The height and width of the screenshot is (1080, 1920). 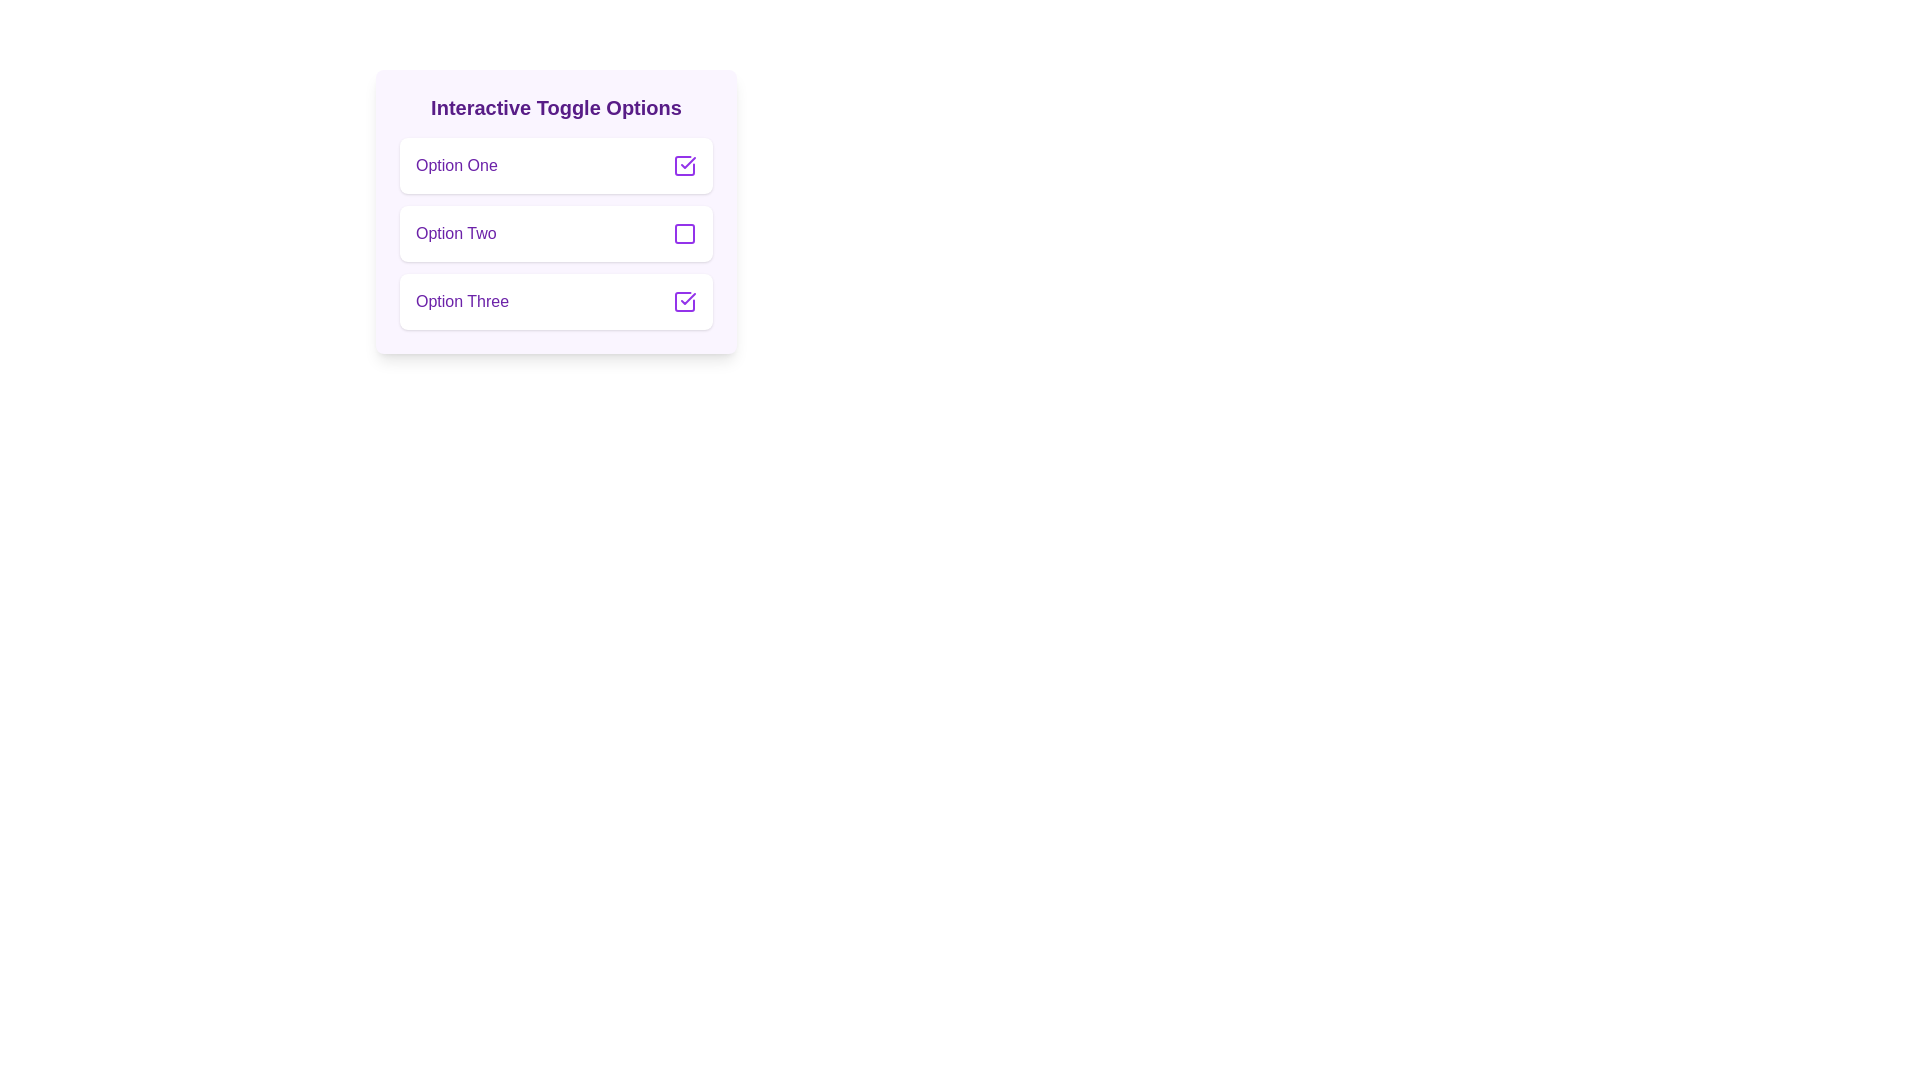 What do you see at coordinates (685, 301) in the screenshot?
I see `the Outline segment of the SVG-based checkbox icon located within the 'Option Three' checkbox` at bounding box center [685, 301].